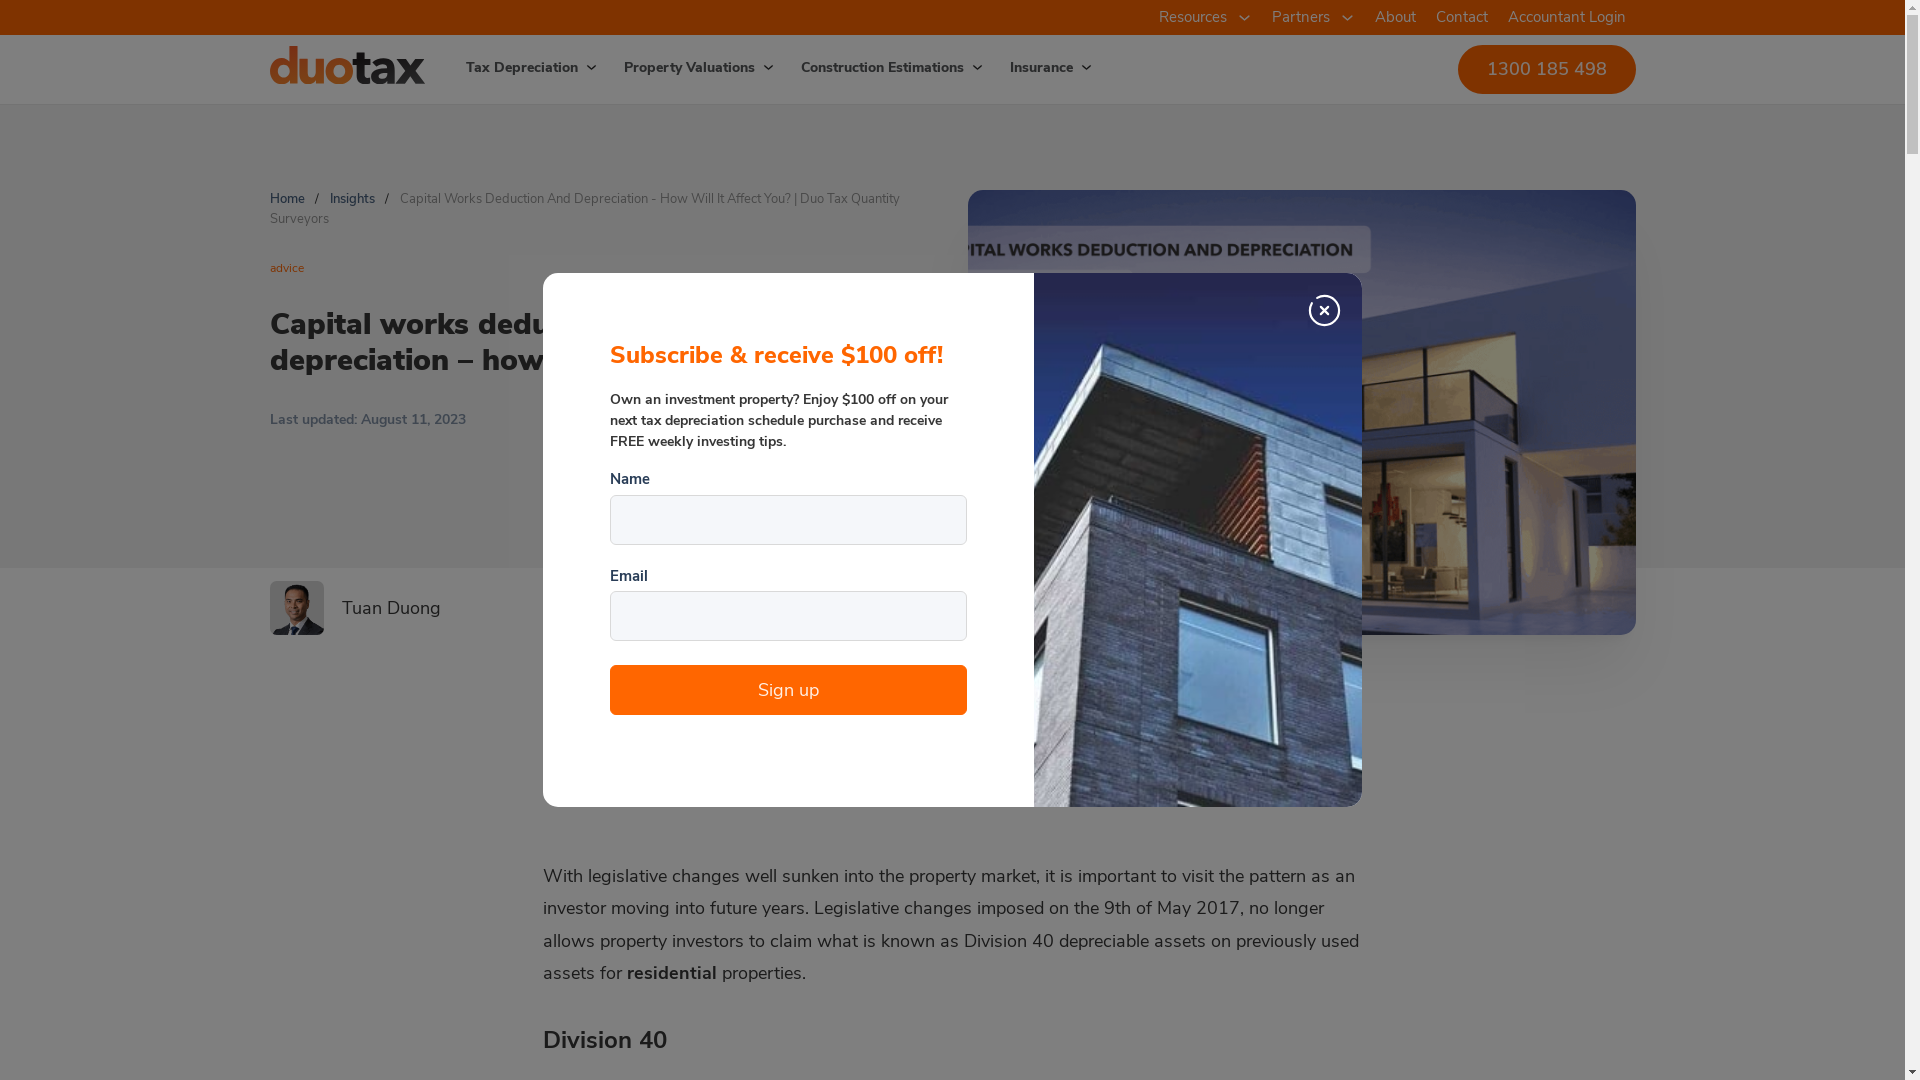  Describe the element at coordinates (352, 199) in the screenshot. I see `'Insights'` at that location.